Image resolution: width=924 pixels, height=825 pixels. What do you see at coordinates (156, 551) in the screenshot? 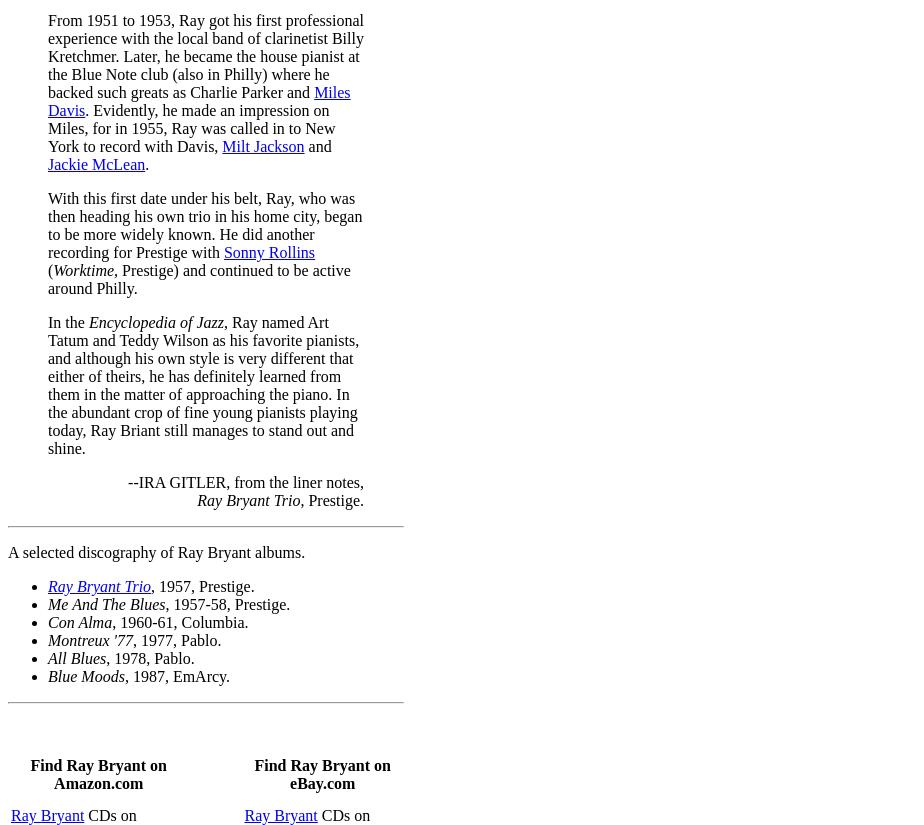
I see `'A selected discography of Ray Bryant albums.'` at bounding box center [156, 551].